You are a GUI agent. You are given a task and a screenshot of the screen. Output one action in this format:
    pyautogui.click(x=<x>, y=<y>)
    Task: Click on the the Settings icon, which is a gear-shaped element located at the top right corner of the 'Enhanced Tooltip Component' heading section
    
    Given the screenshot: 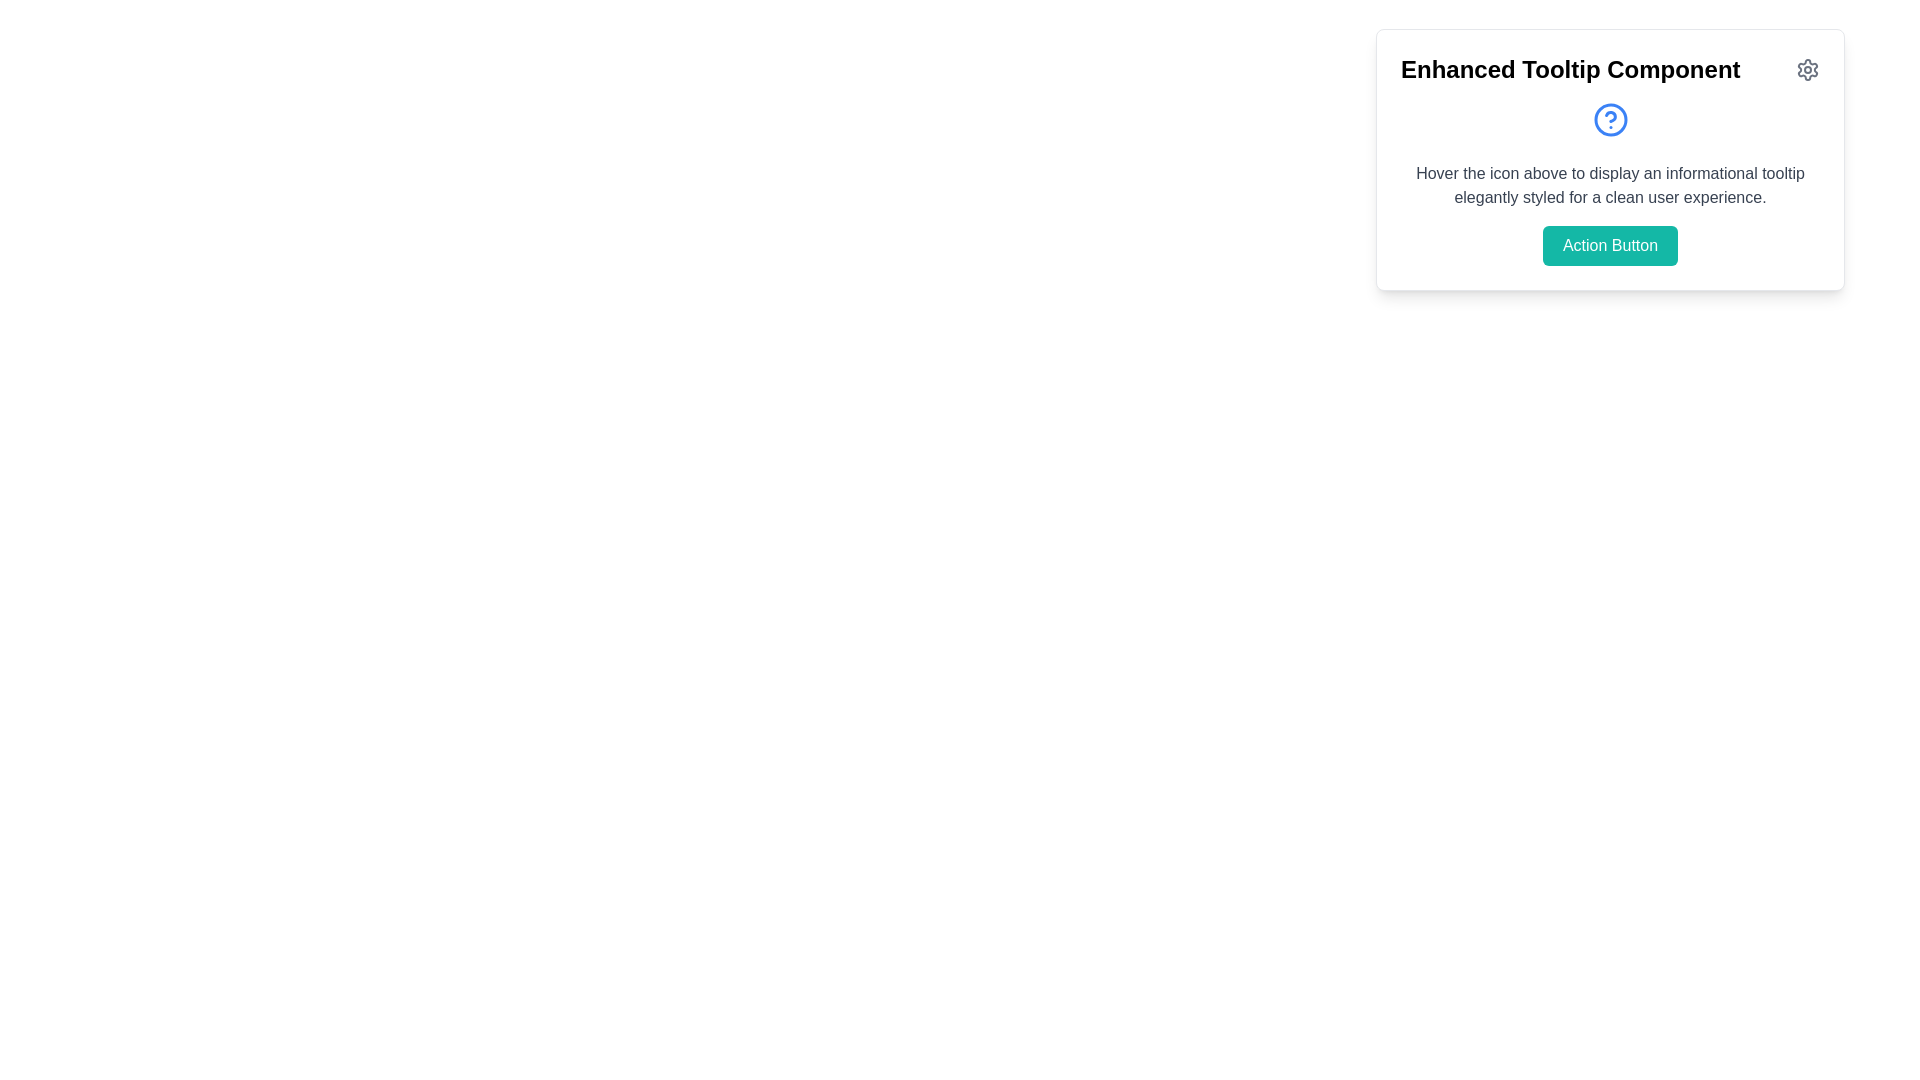 What is the action you would take?
    pyautogui.click(x=1808, y=68)
    